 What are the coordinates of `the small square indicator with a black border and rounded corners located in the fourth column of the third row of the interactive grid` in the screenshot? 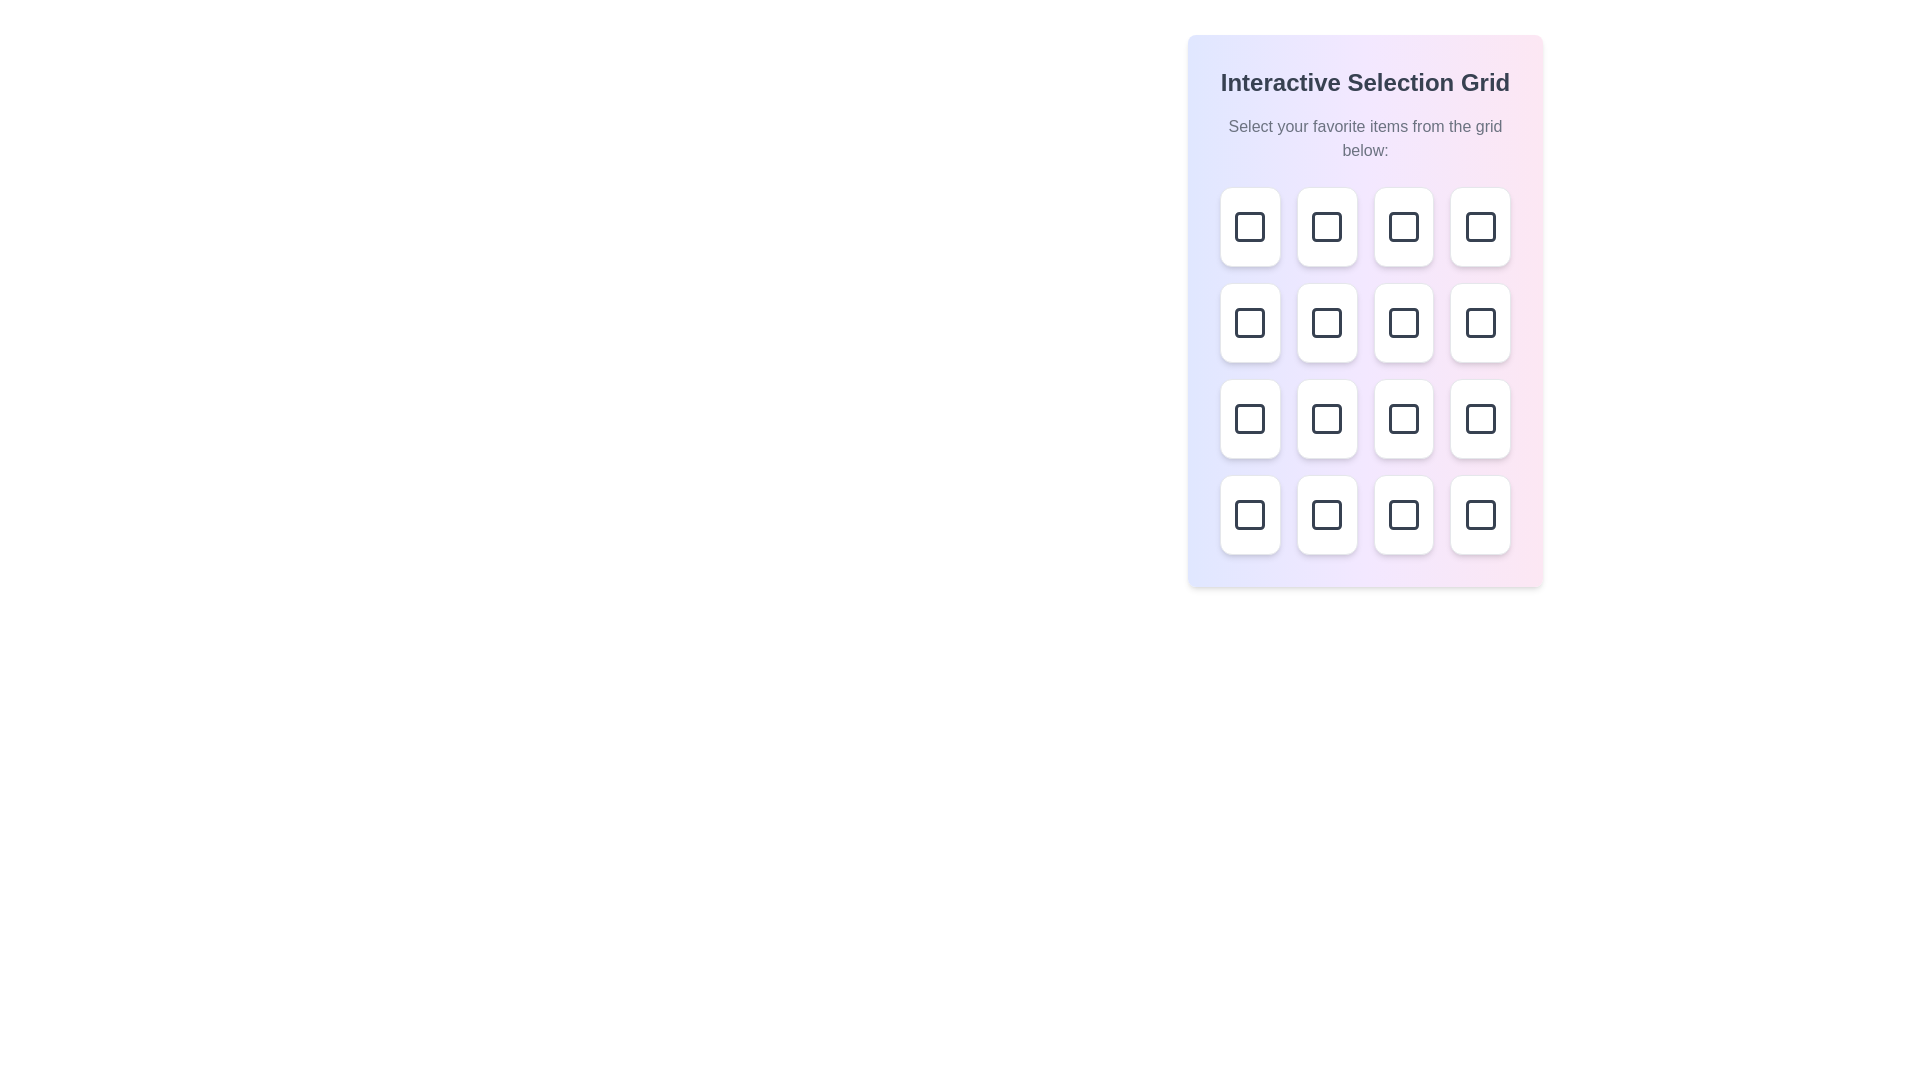 It's located at (1402, 418).